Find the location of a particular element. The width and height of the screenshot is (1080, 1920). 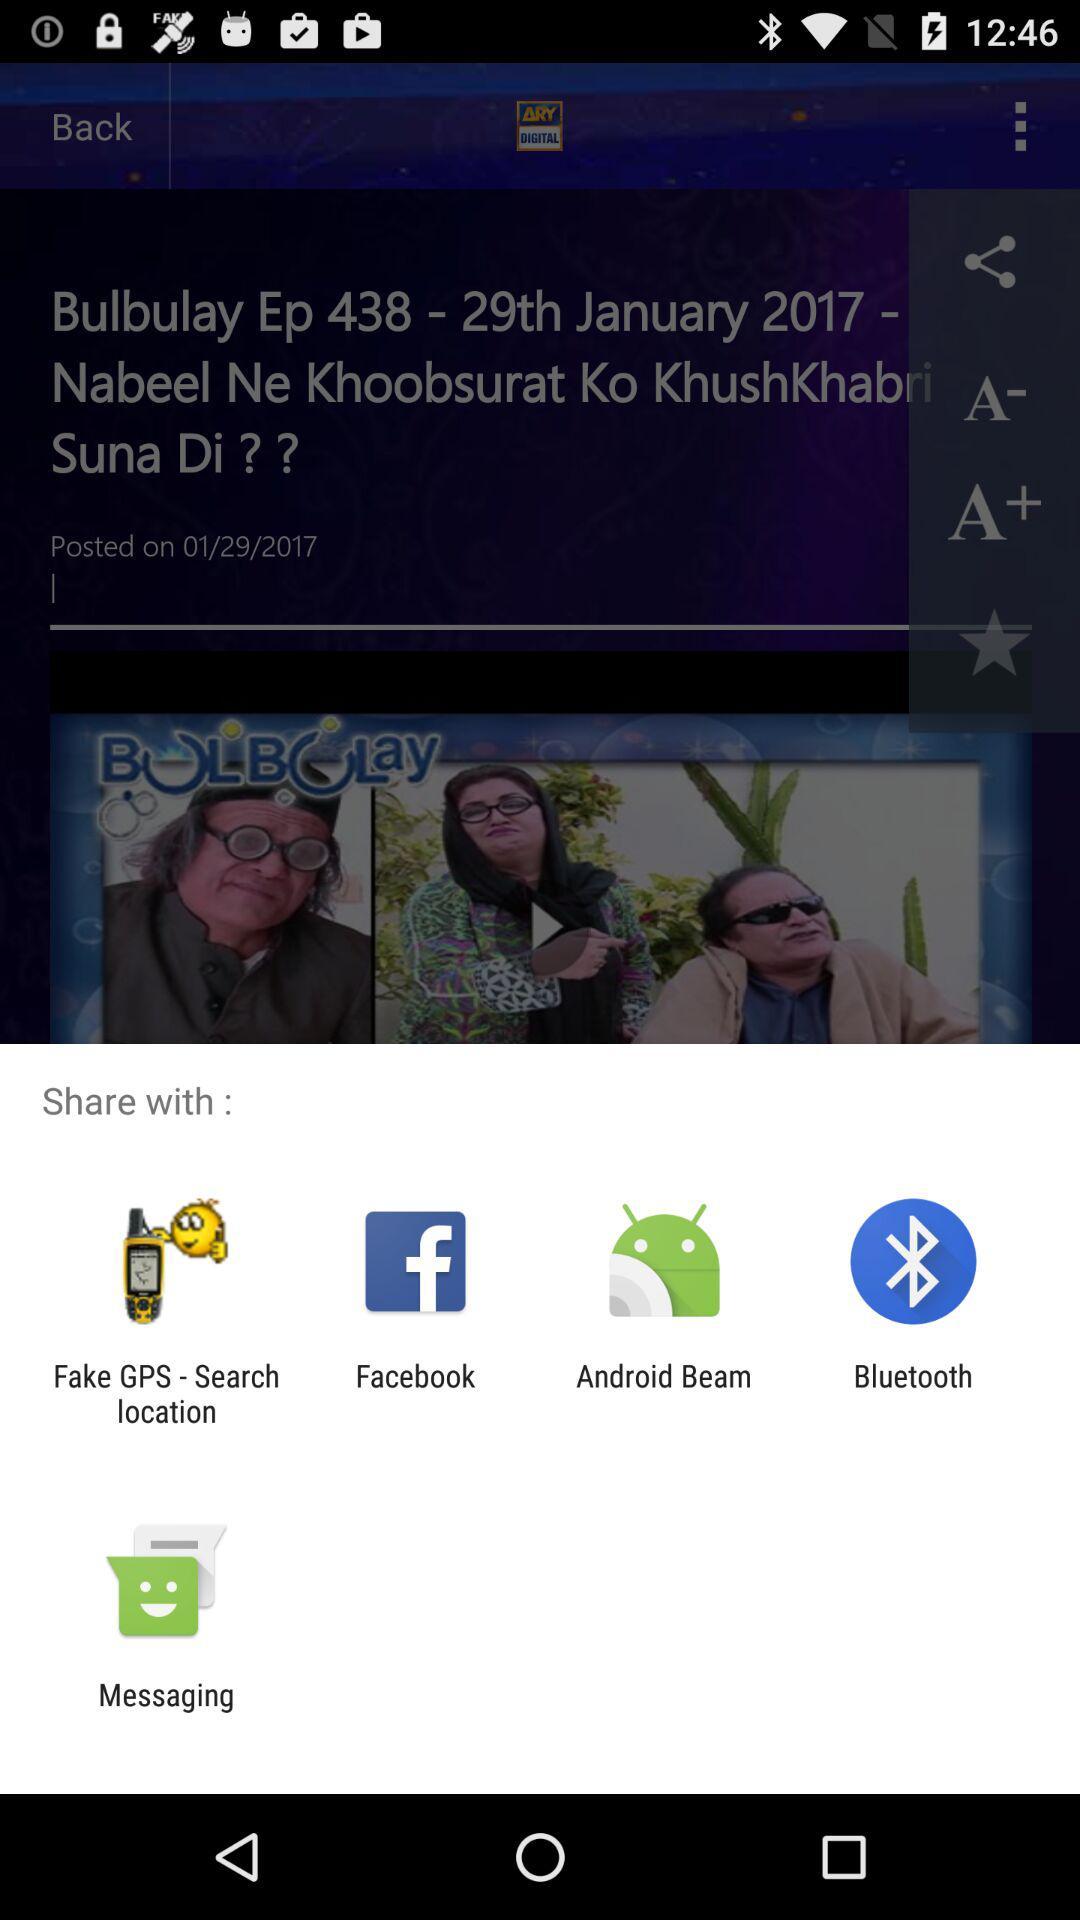

icon next to the android beam item is located at coordinates (414, 1392).